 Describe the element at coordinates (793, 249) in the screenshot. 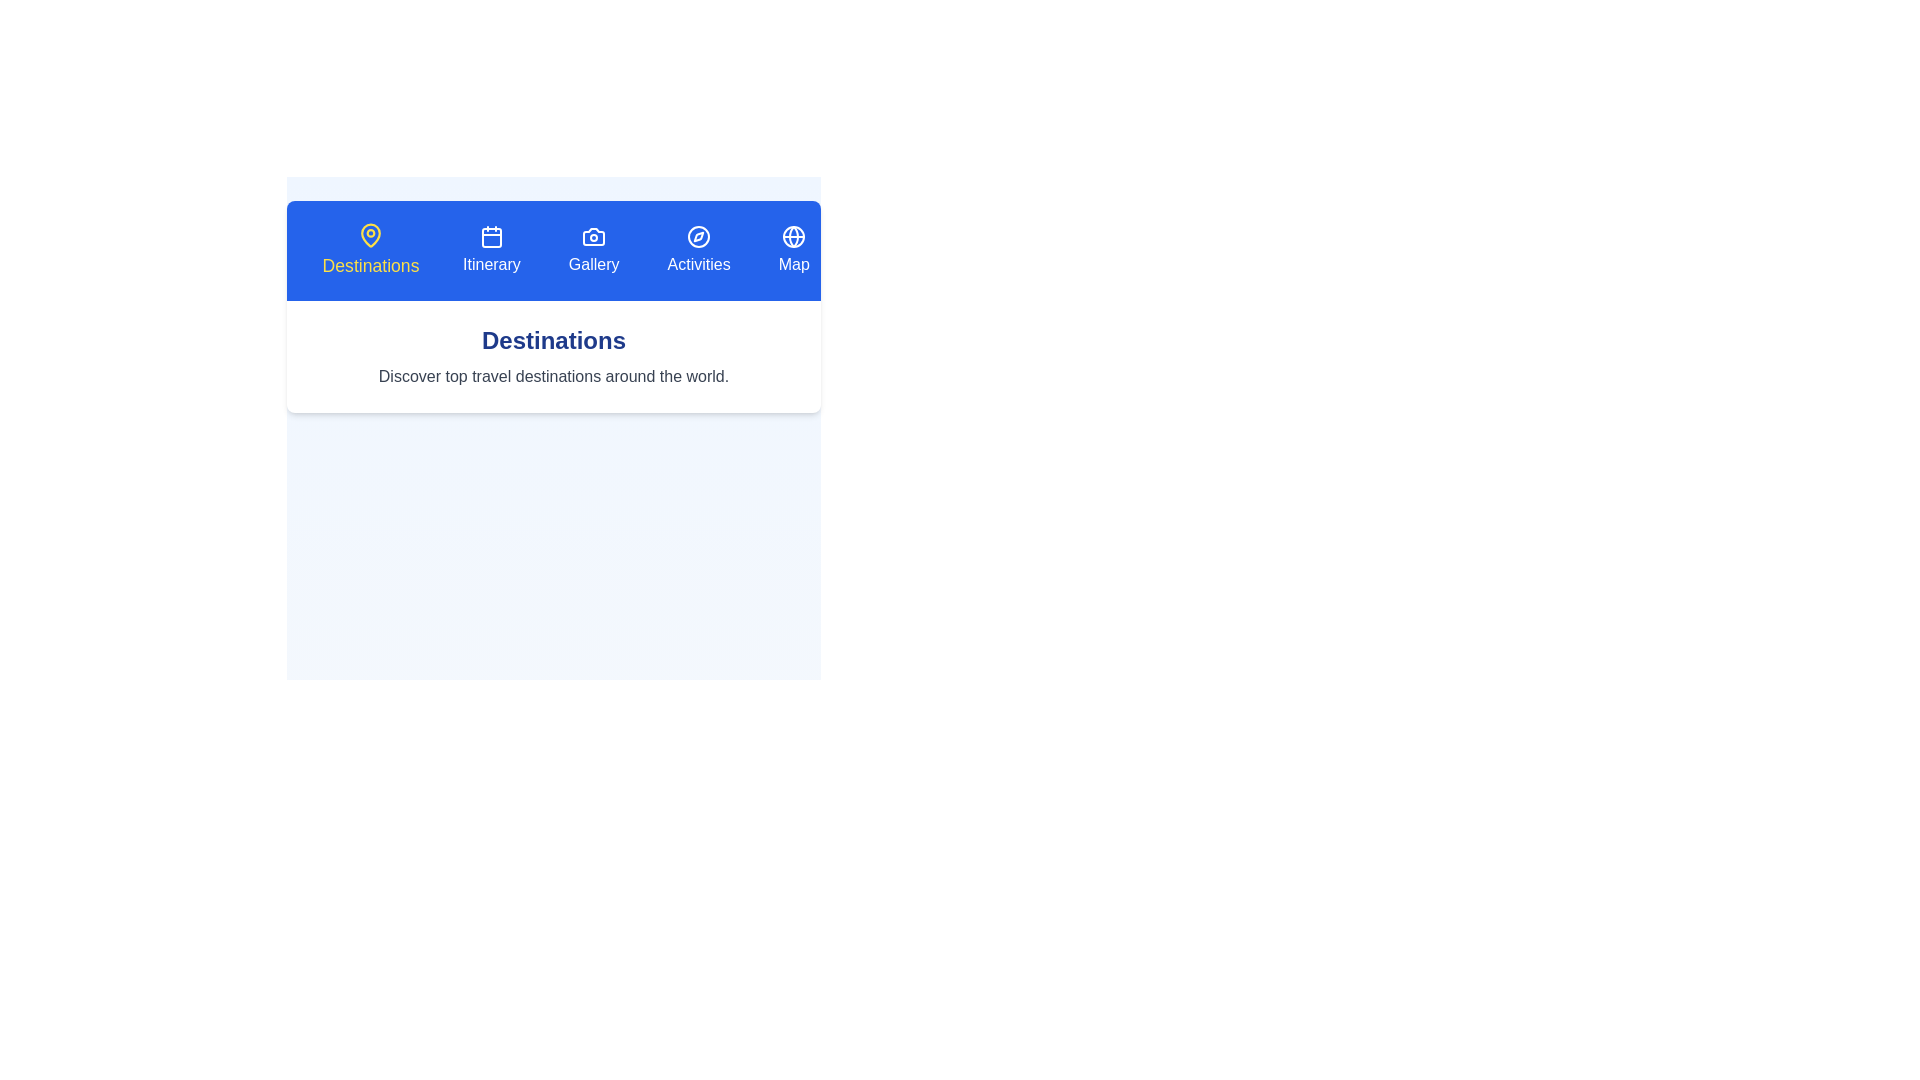

I see `the navigation button located at the far right of the horizontal navigation bar, which is positioned after the 'Activities' button, to trigger the scaling effect` at that location.